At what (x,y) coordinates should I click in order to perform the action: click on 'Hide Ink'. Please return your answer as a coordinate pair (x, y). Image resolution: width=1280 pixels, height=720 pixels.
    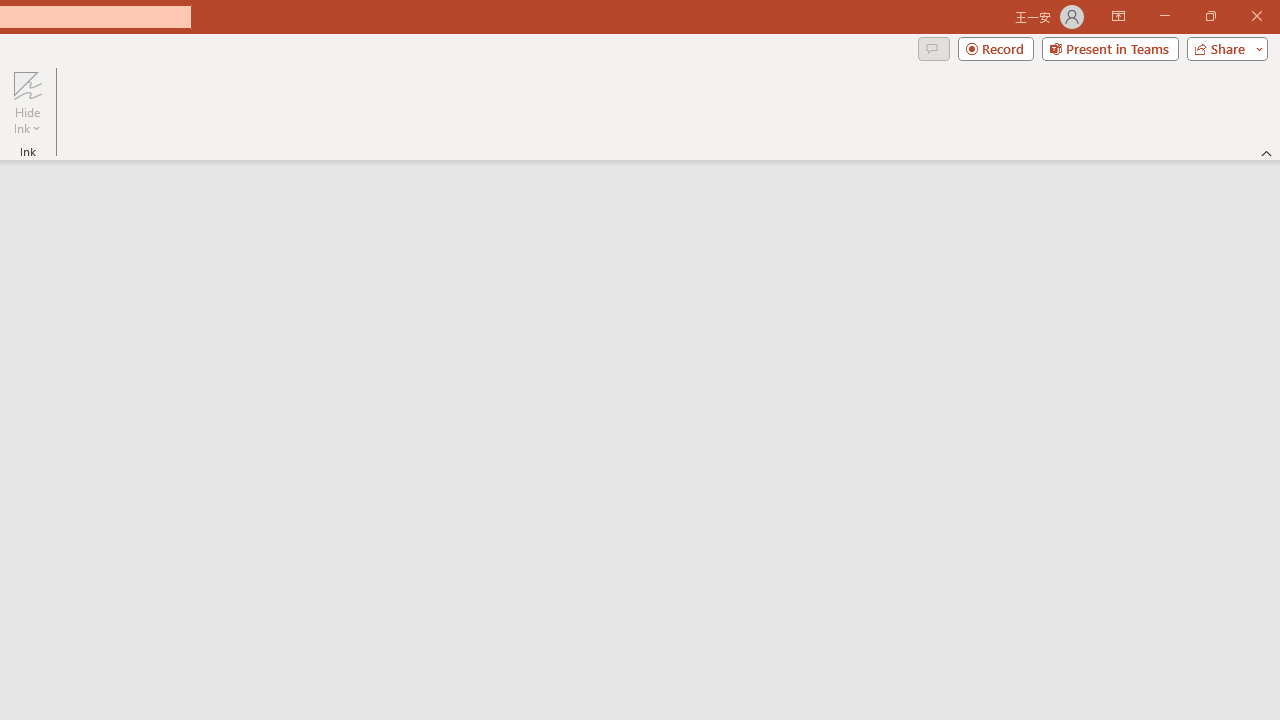
    Looking at the image, I should click on (27, 103).